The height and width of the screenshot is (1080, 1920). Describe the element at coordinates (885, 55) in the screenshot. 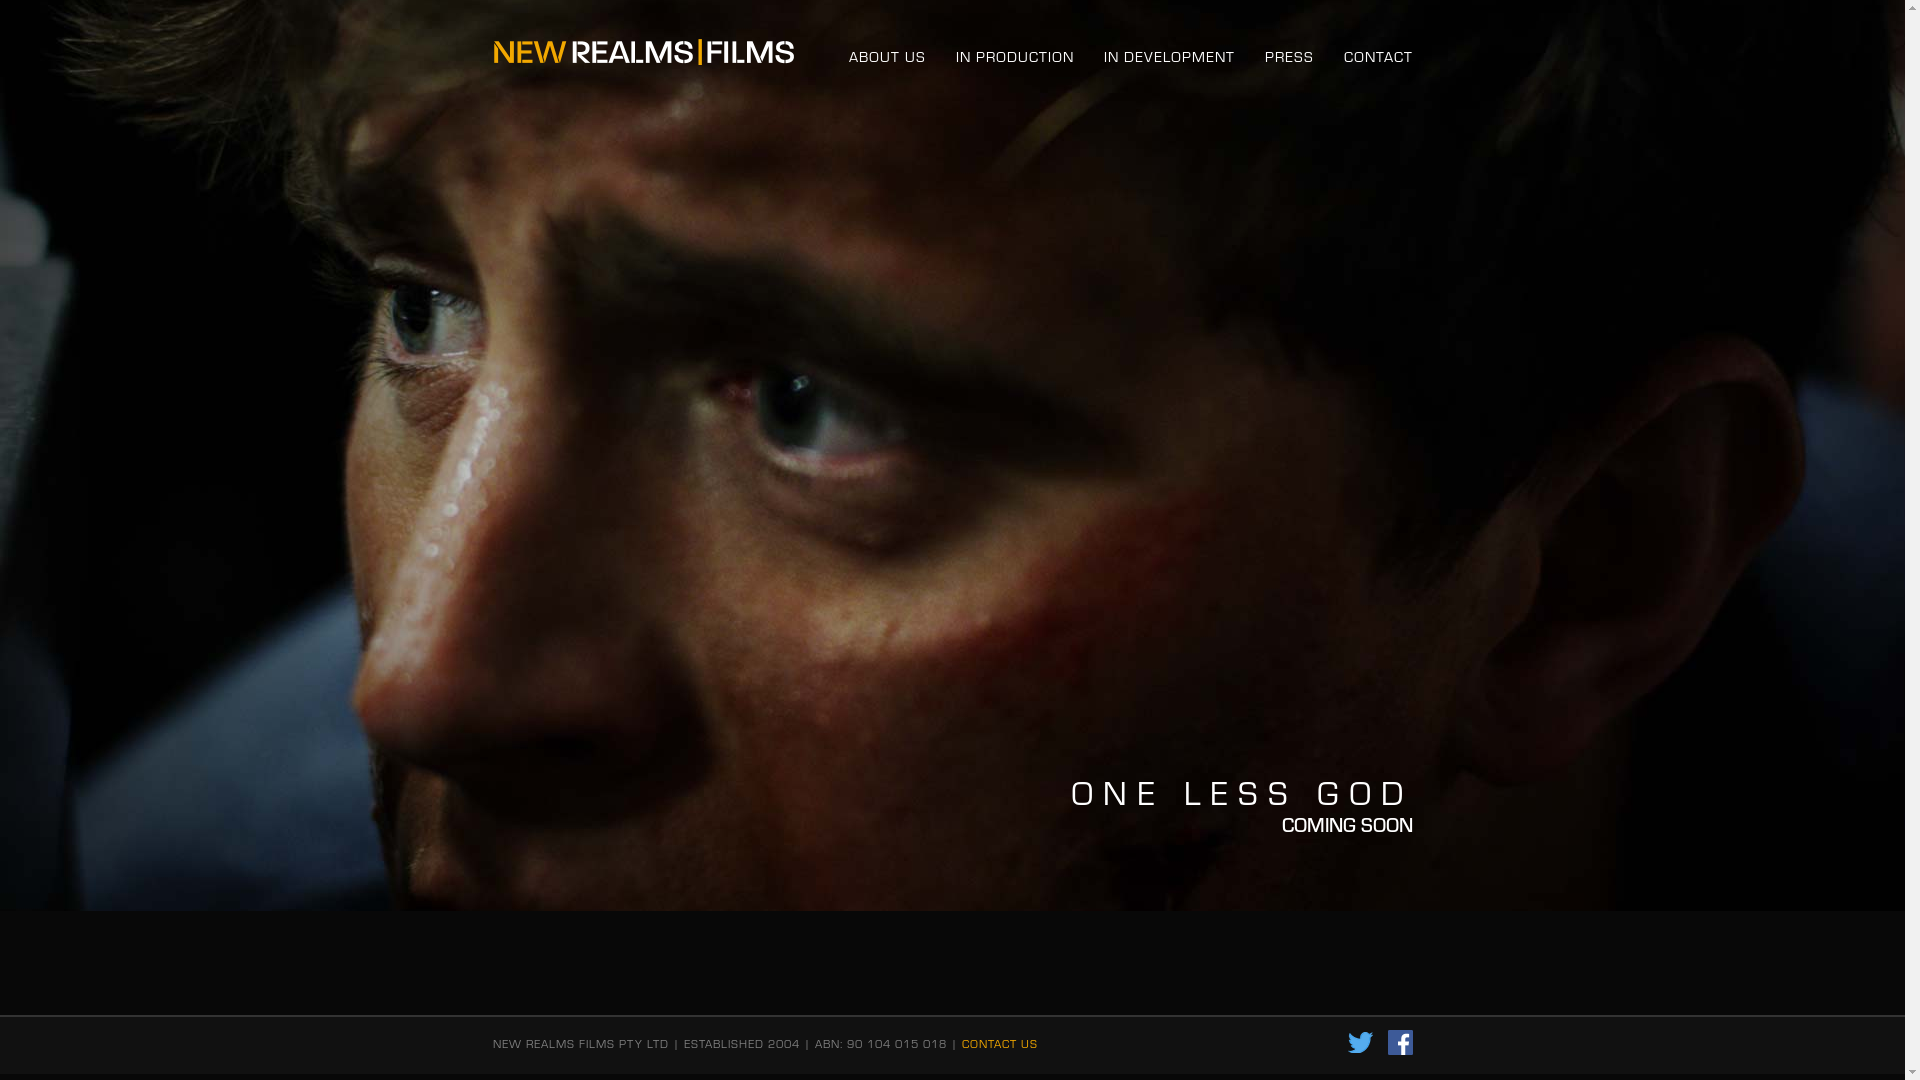

I see `'ABOUT US'` at that location.